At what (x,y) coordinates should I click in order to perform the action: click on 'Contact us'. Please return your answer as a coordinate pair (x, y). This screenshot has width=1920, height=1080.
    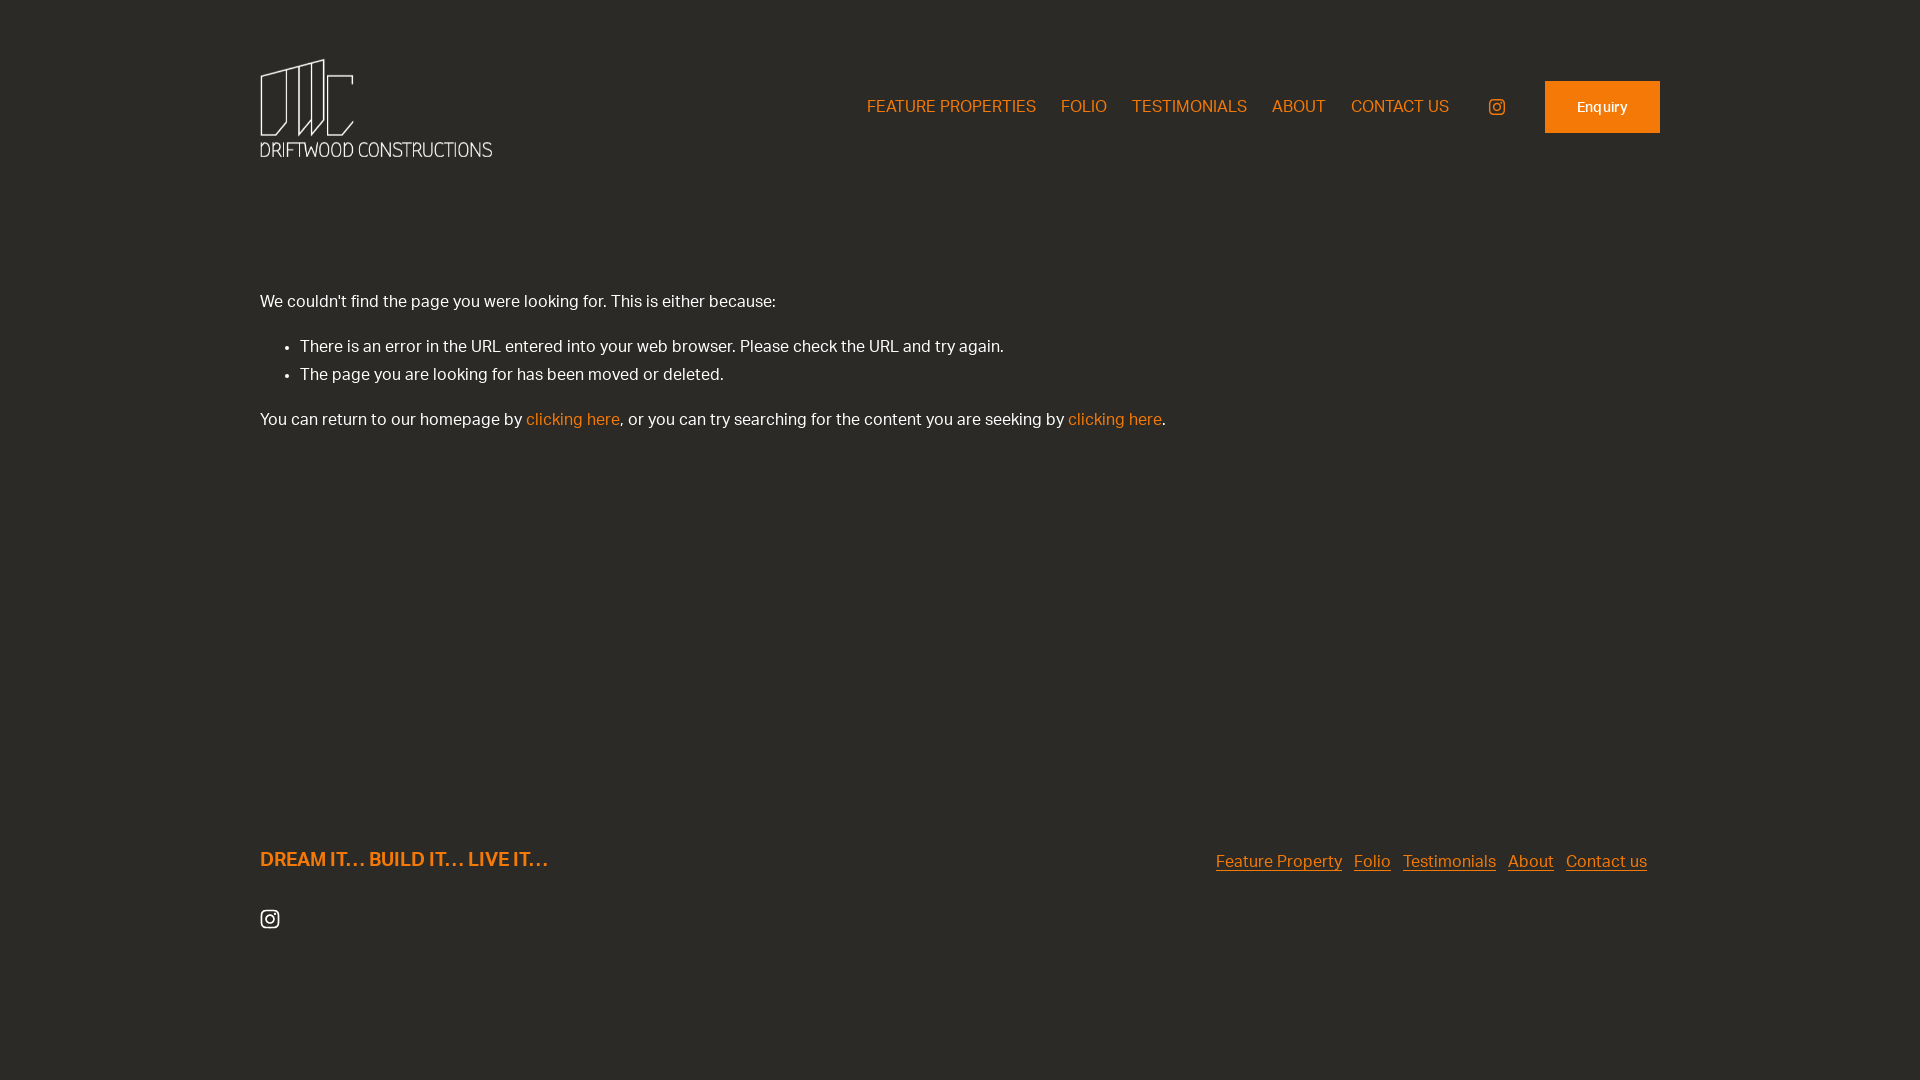
    Looking at the image, I should click on (1606, 861).